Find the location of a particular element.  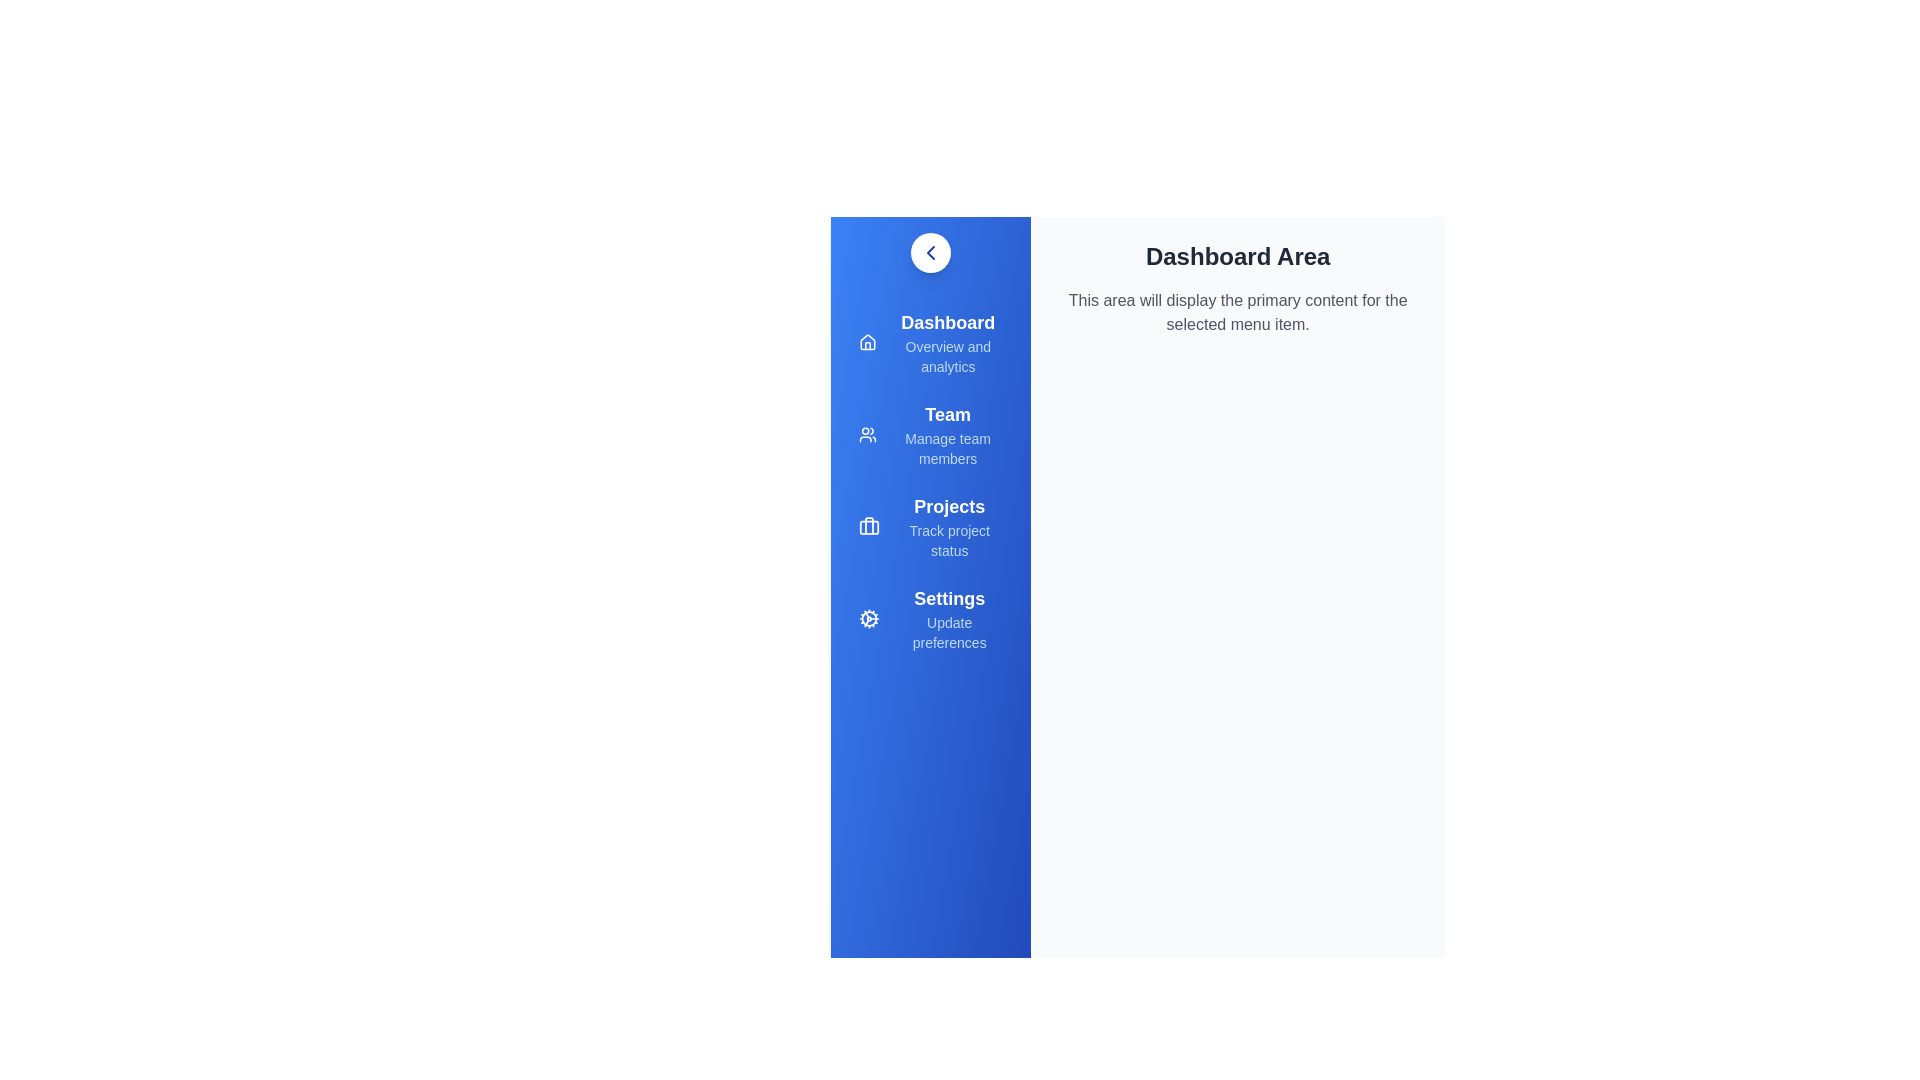

the 'Dashboard Area' to interact with it is located at coordinates (1237, 756).